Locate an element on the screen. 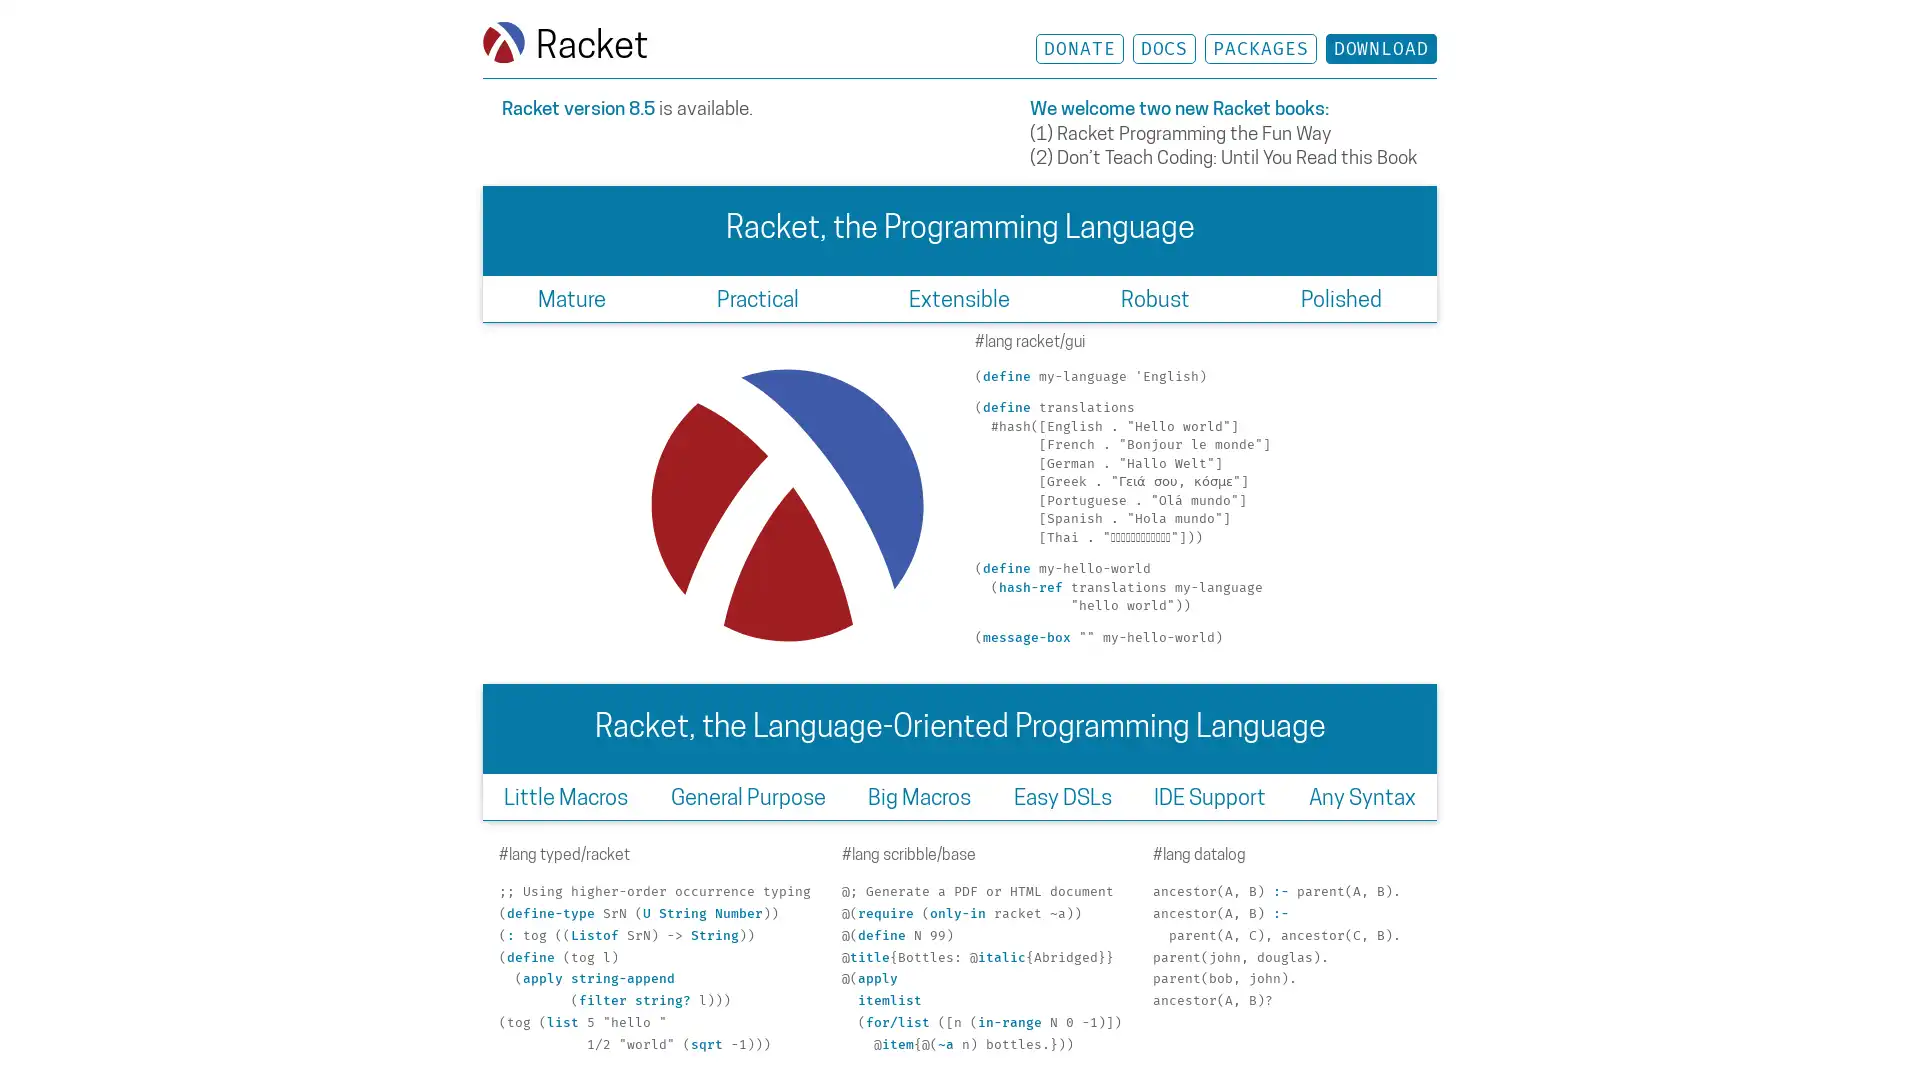 Image resolution: width=1920 pixels, height=1080 pixels. Big Macros is located at coordinates (918, 795).